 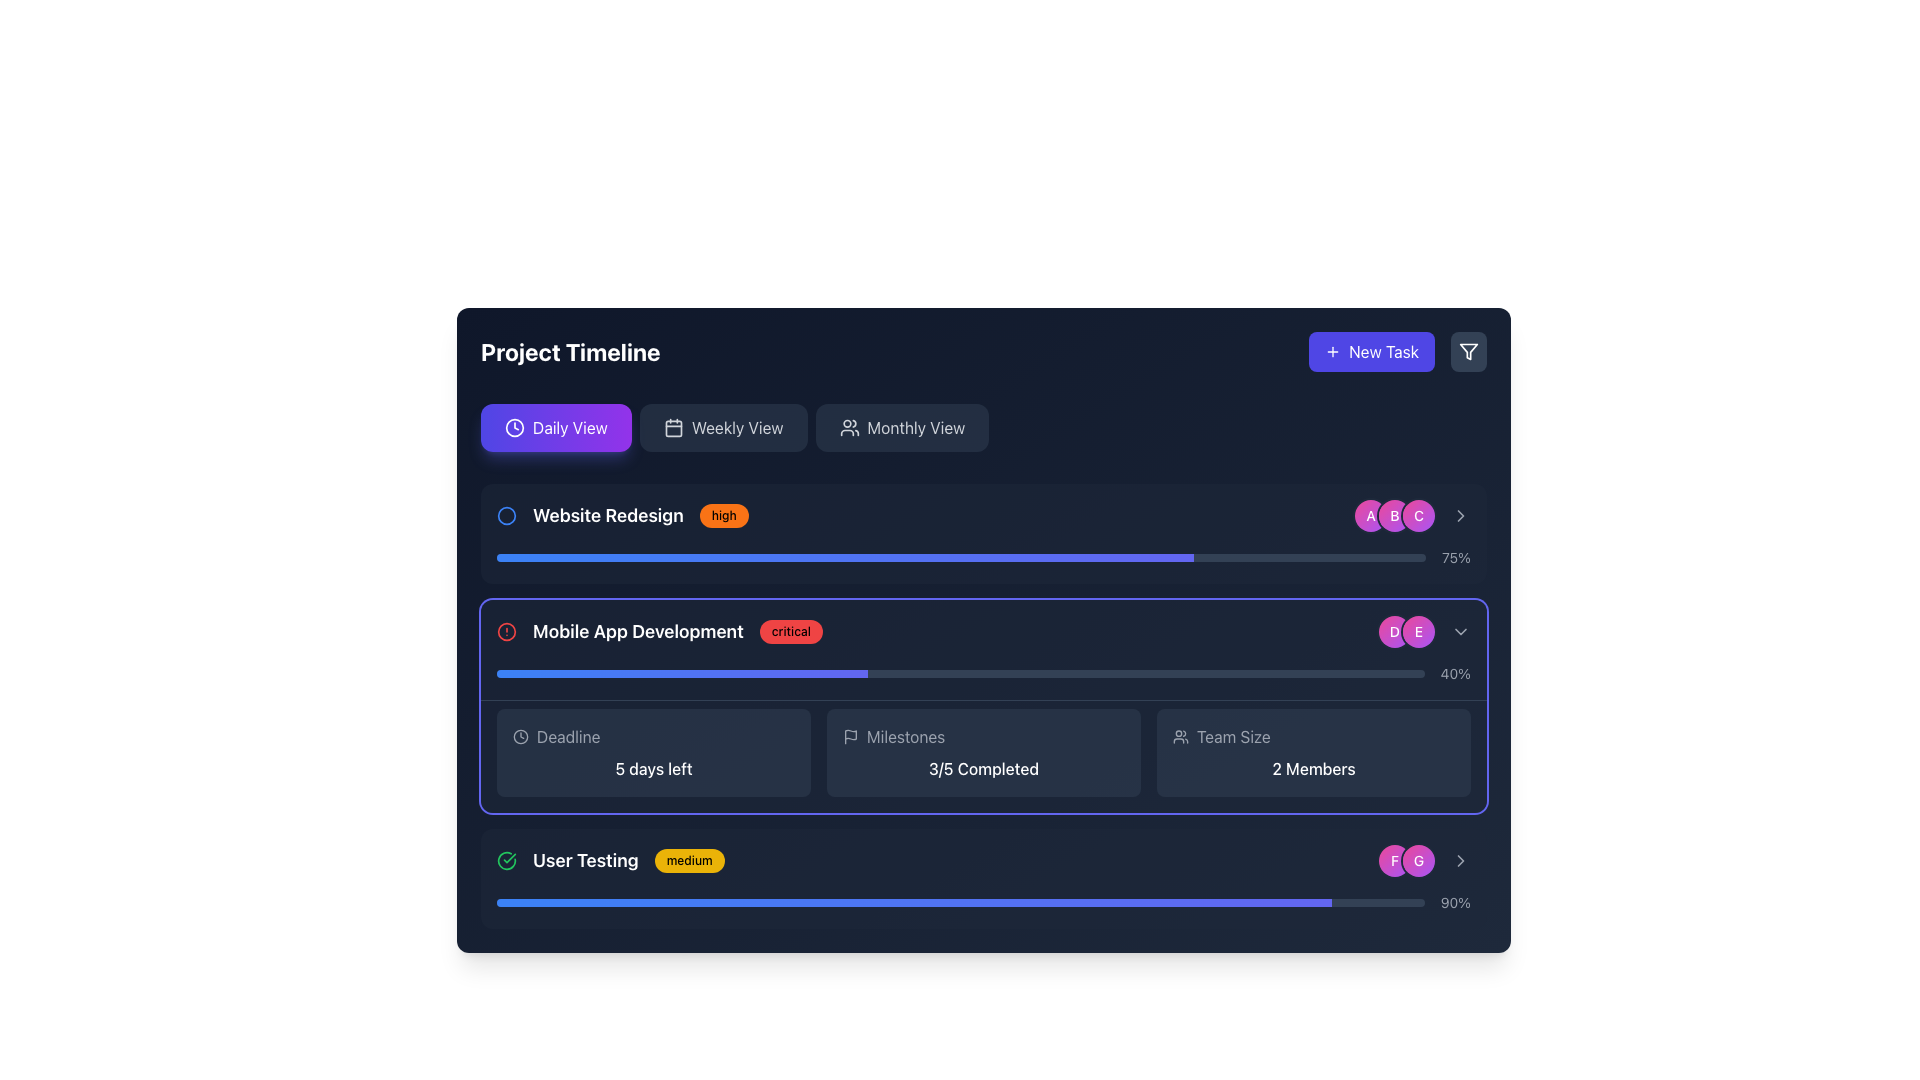 I want to click on the 'New Task' button with a purple background and white text, so click(x=1371, y=350).